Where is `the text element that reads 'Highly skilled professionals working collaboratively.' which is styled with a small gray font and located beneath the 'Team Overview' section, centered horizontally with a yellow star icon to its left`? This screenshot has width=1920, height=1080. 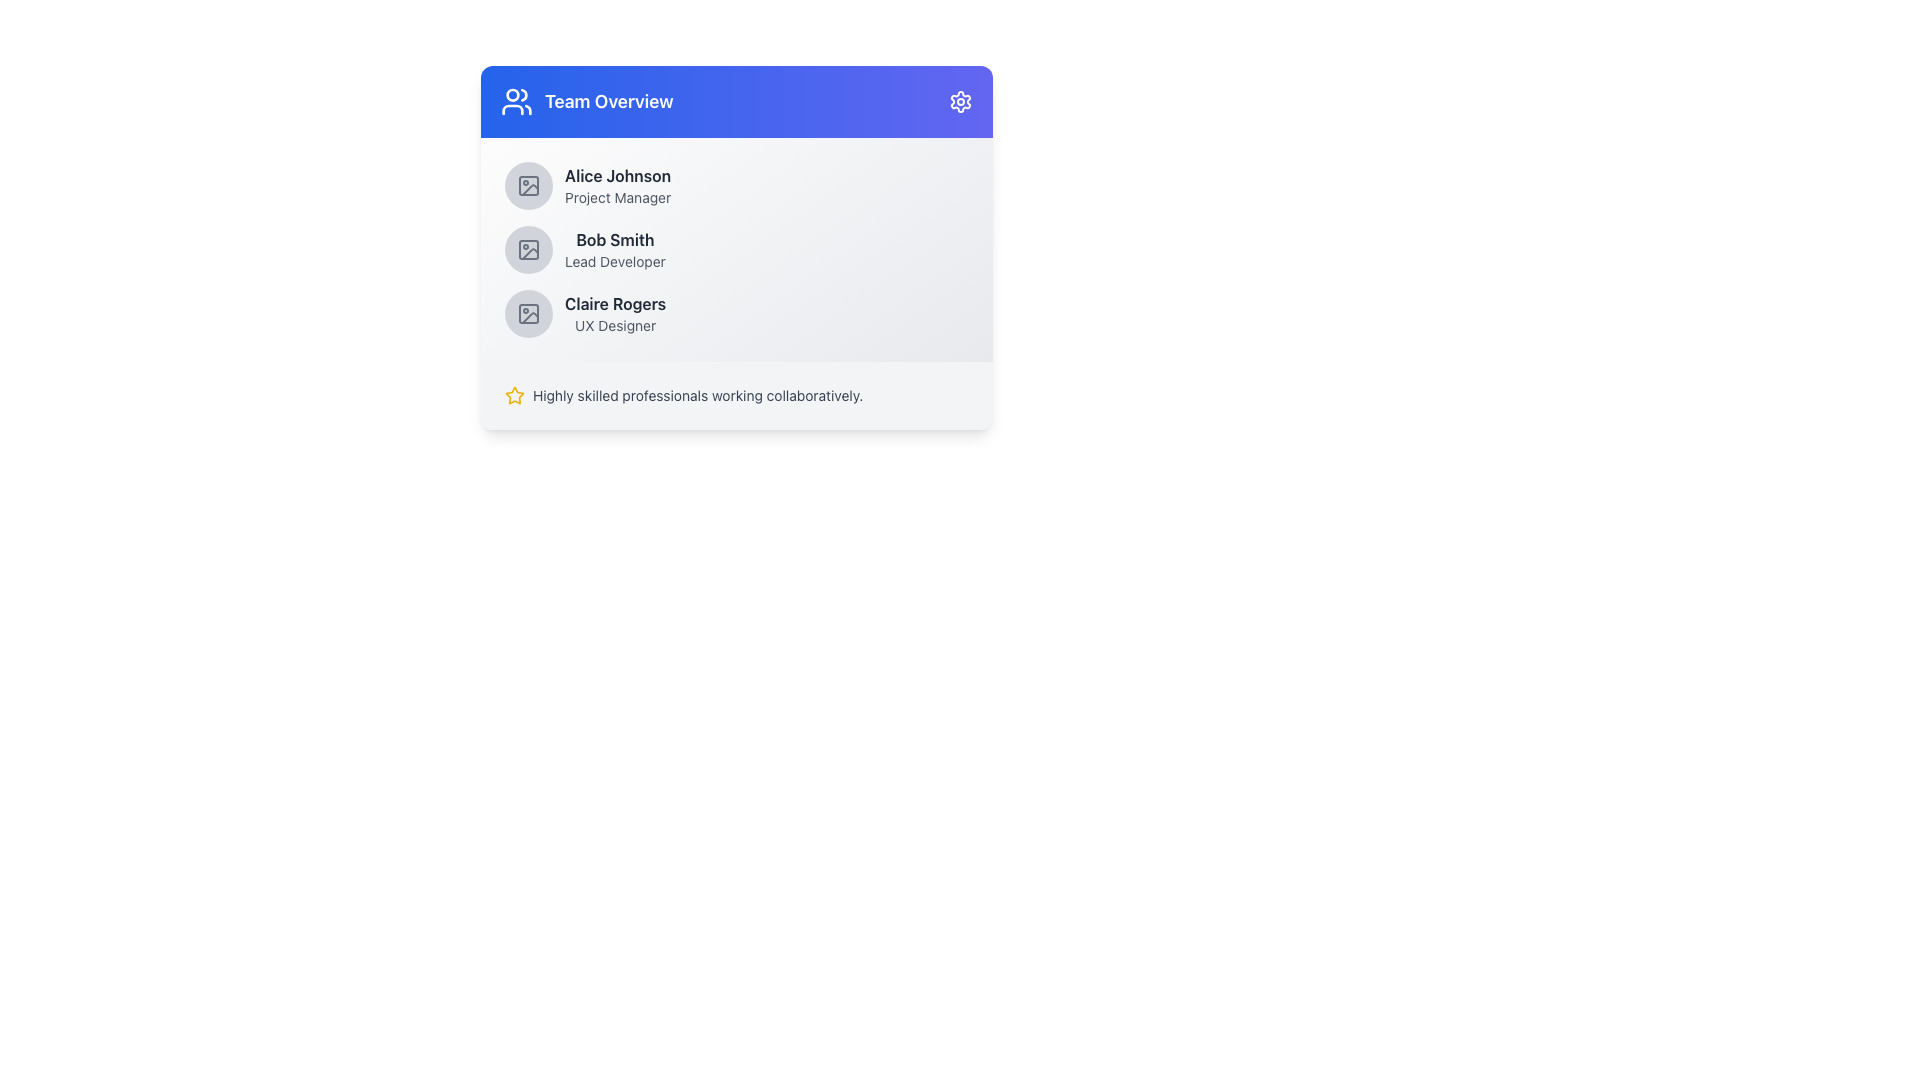 the text element that reads 'Highly skilled professionals working collaboratively.' which is styled with a small gray font and located beneath the 'Team Overview' section, centered horizontally with a yellow star icon to its left is located at coordinates (698, 396).